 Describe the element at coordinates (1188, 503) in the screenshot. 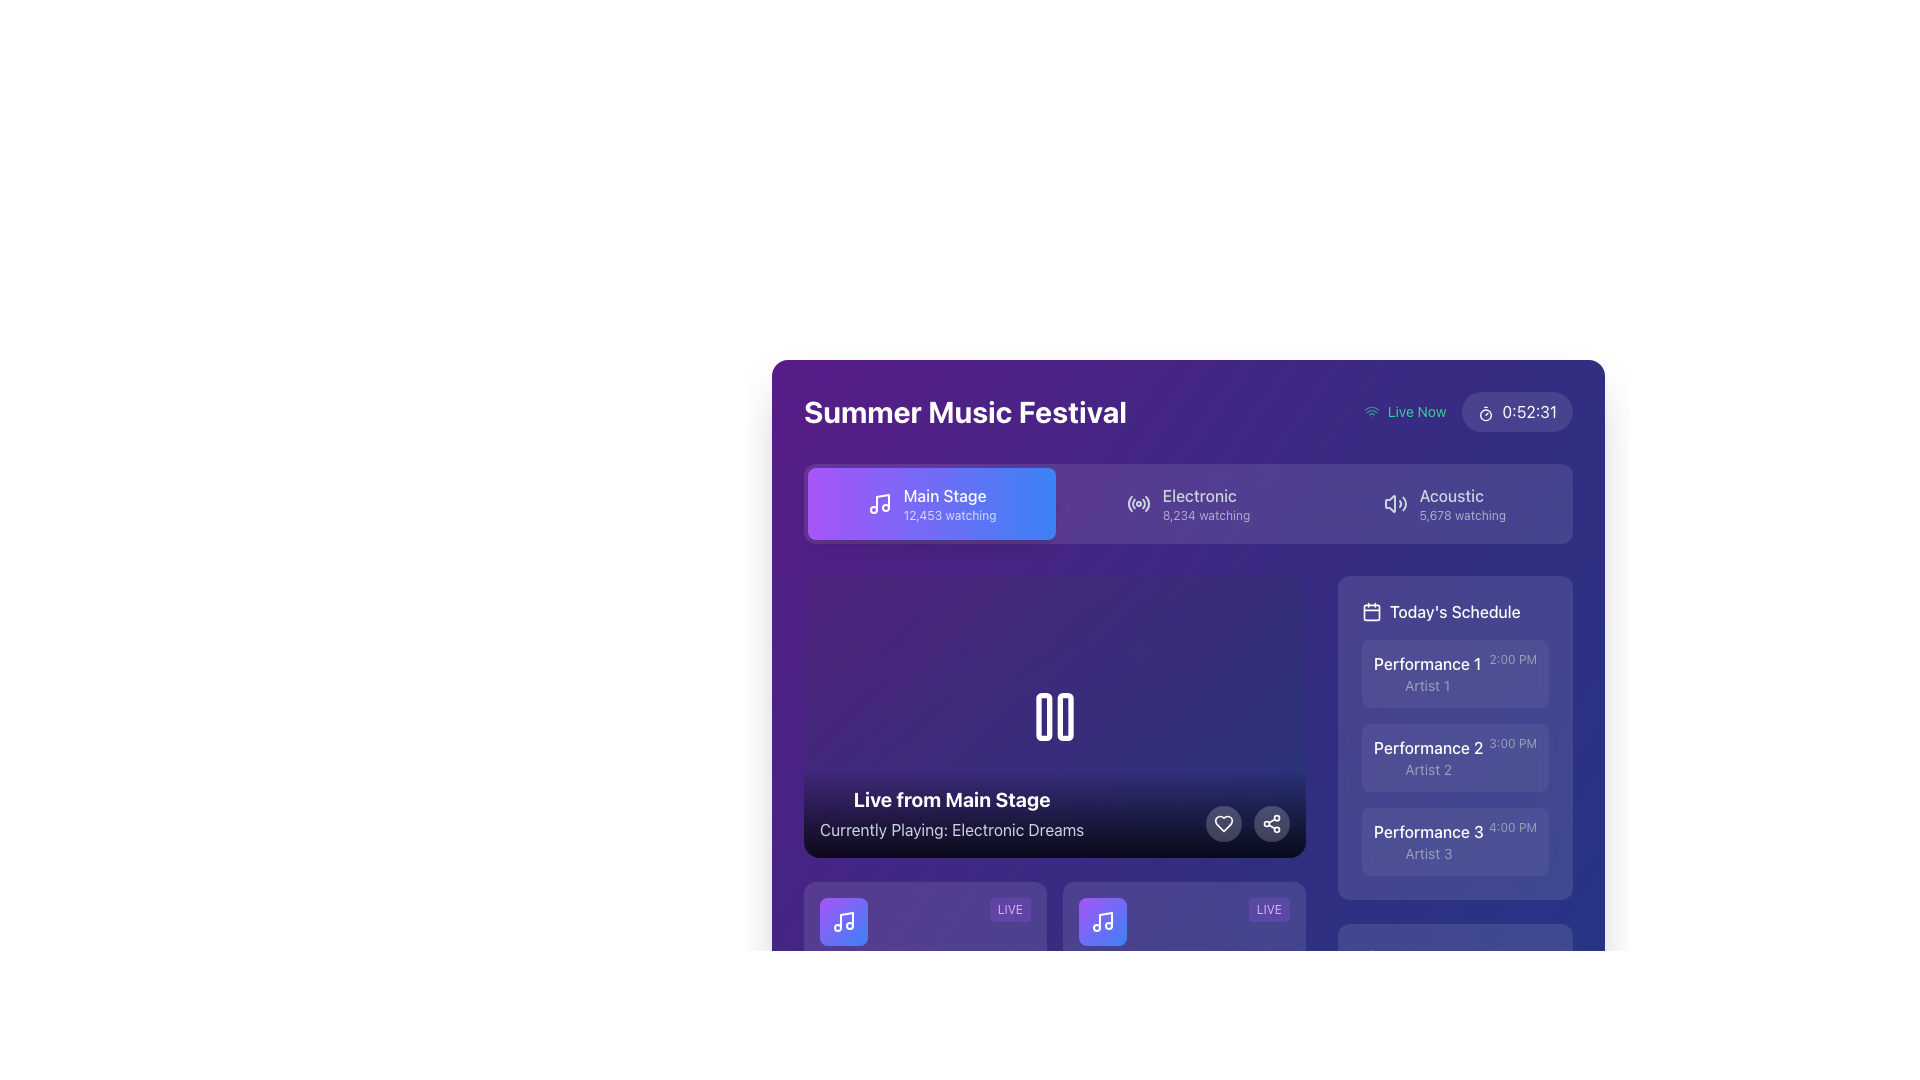

I see `the 'Electronic' category button-like selector positioned between 'Main Stage' and 'Acoustic' for navigation` at that location.